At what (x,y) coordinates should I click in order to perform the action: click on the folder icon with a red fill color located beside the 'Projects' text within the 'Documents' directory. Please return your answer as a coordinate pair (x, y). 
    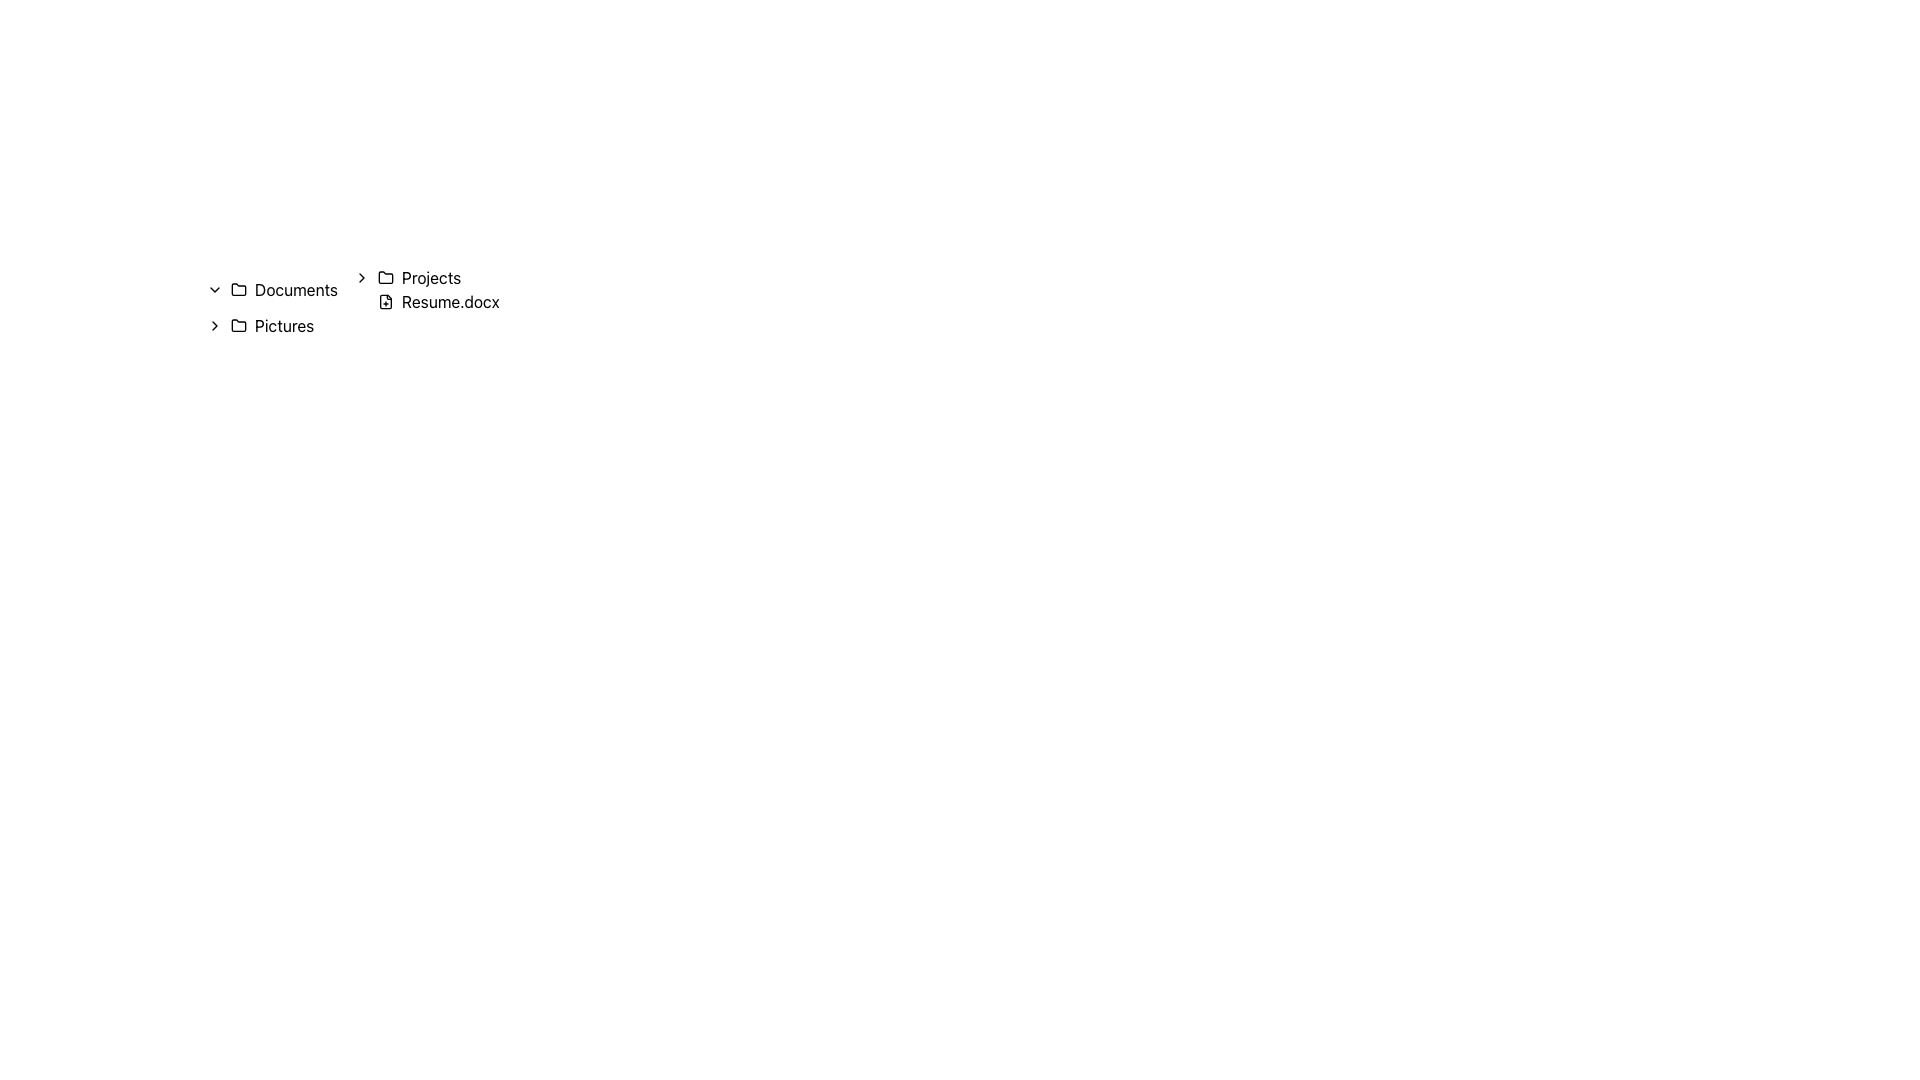
    Looking at the image, I should click on (385, 277).